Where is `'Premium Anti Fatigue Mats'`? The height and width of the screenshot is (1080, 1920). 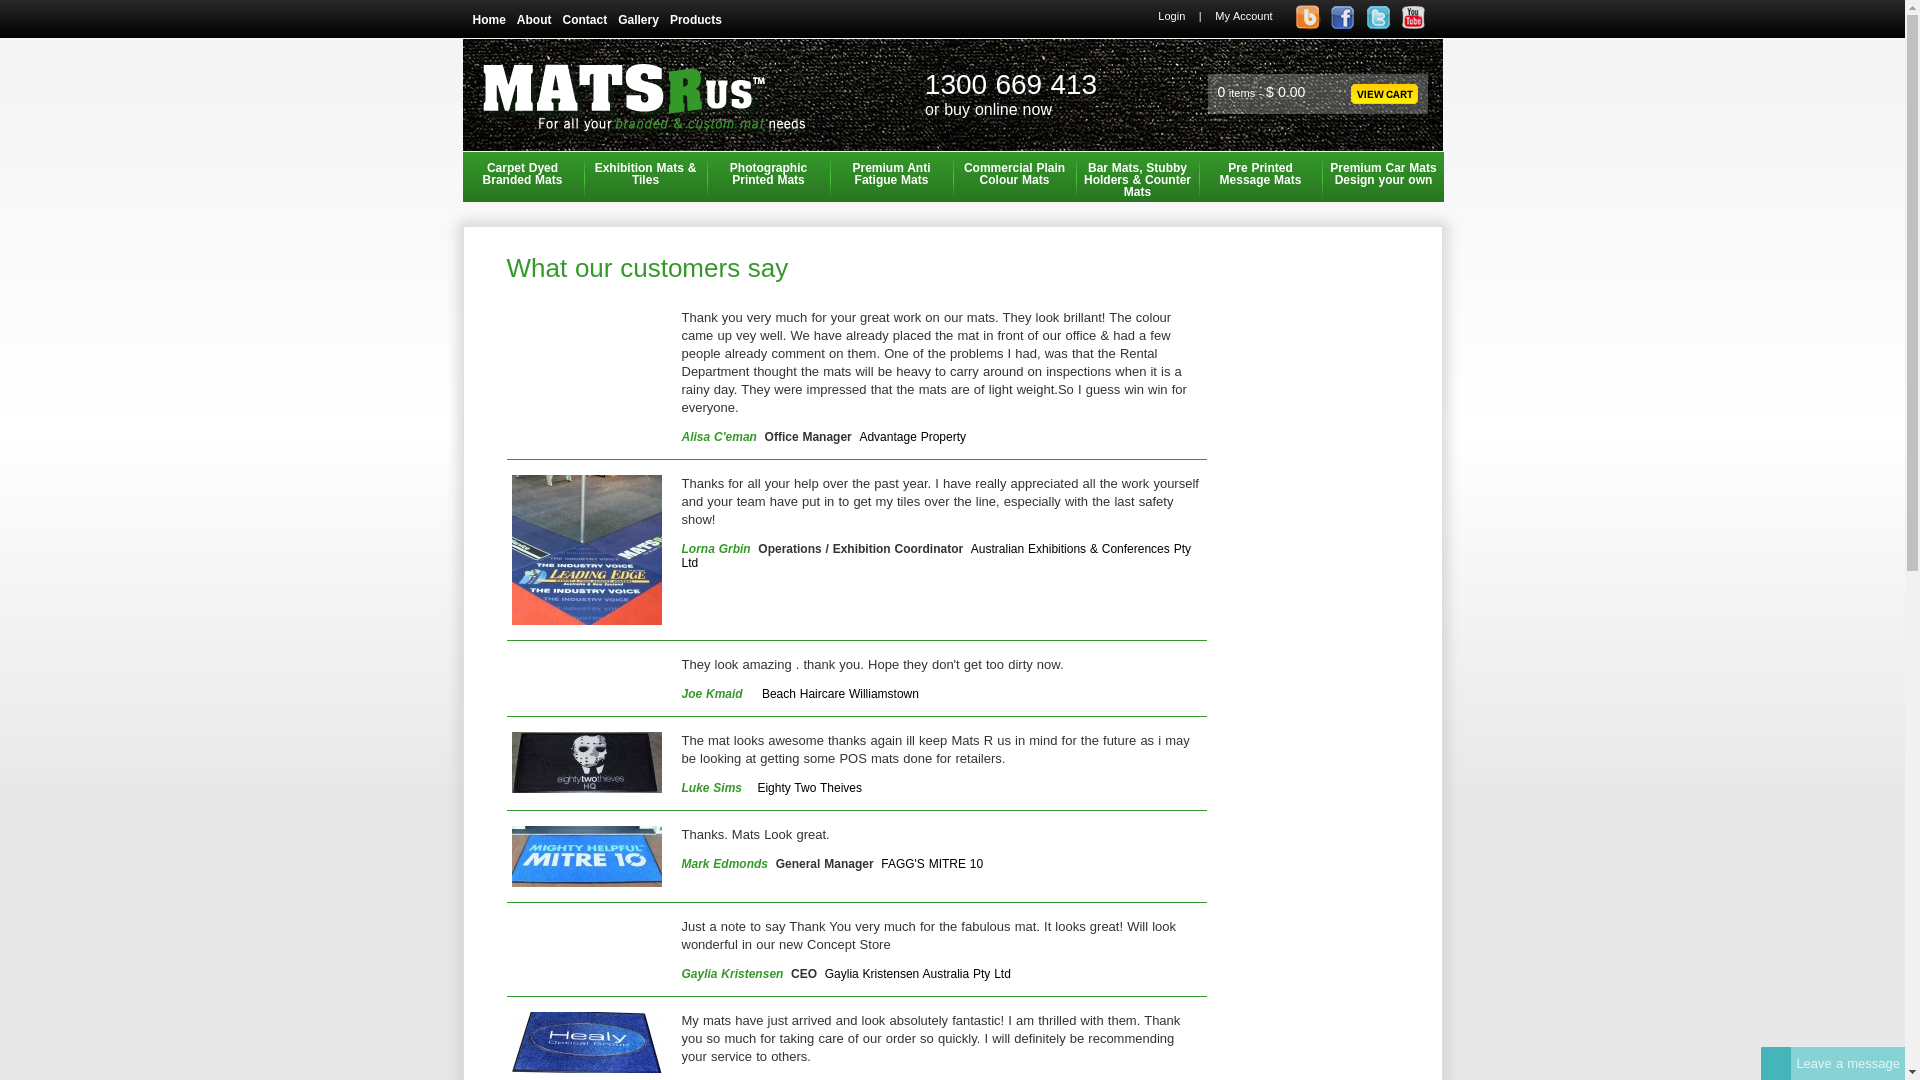
'Premium Anti Fatigue Mats' is located at coordinates (831, 176).